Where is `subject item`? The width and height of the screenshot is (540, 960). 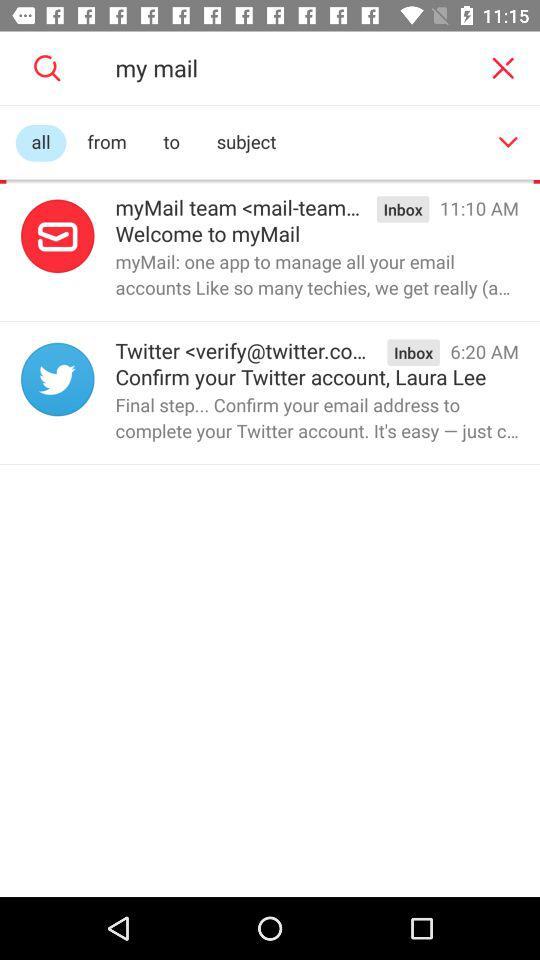
subject item is located at coordinates (246, 142).